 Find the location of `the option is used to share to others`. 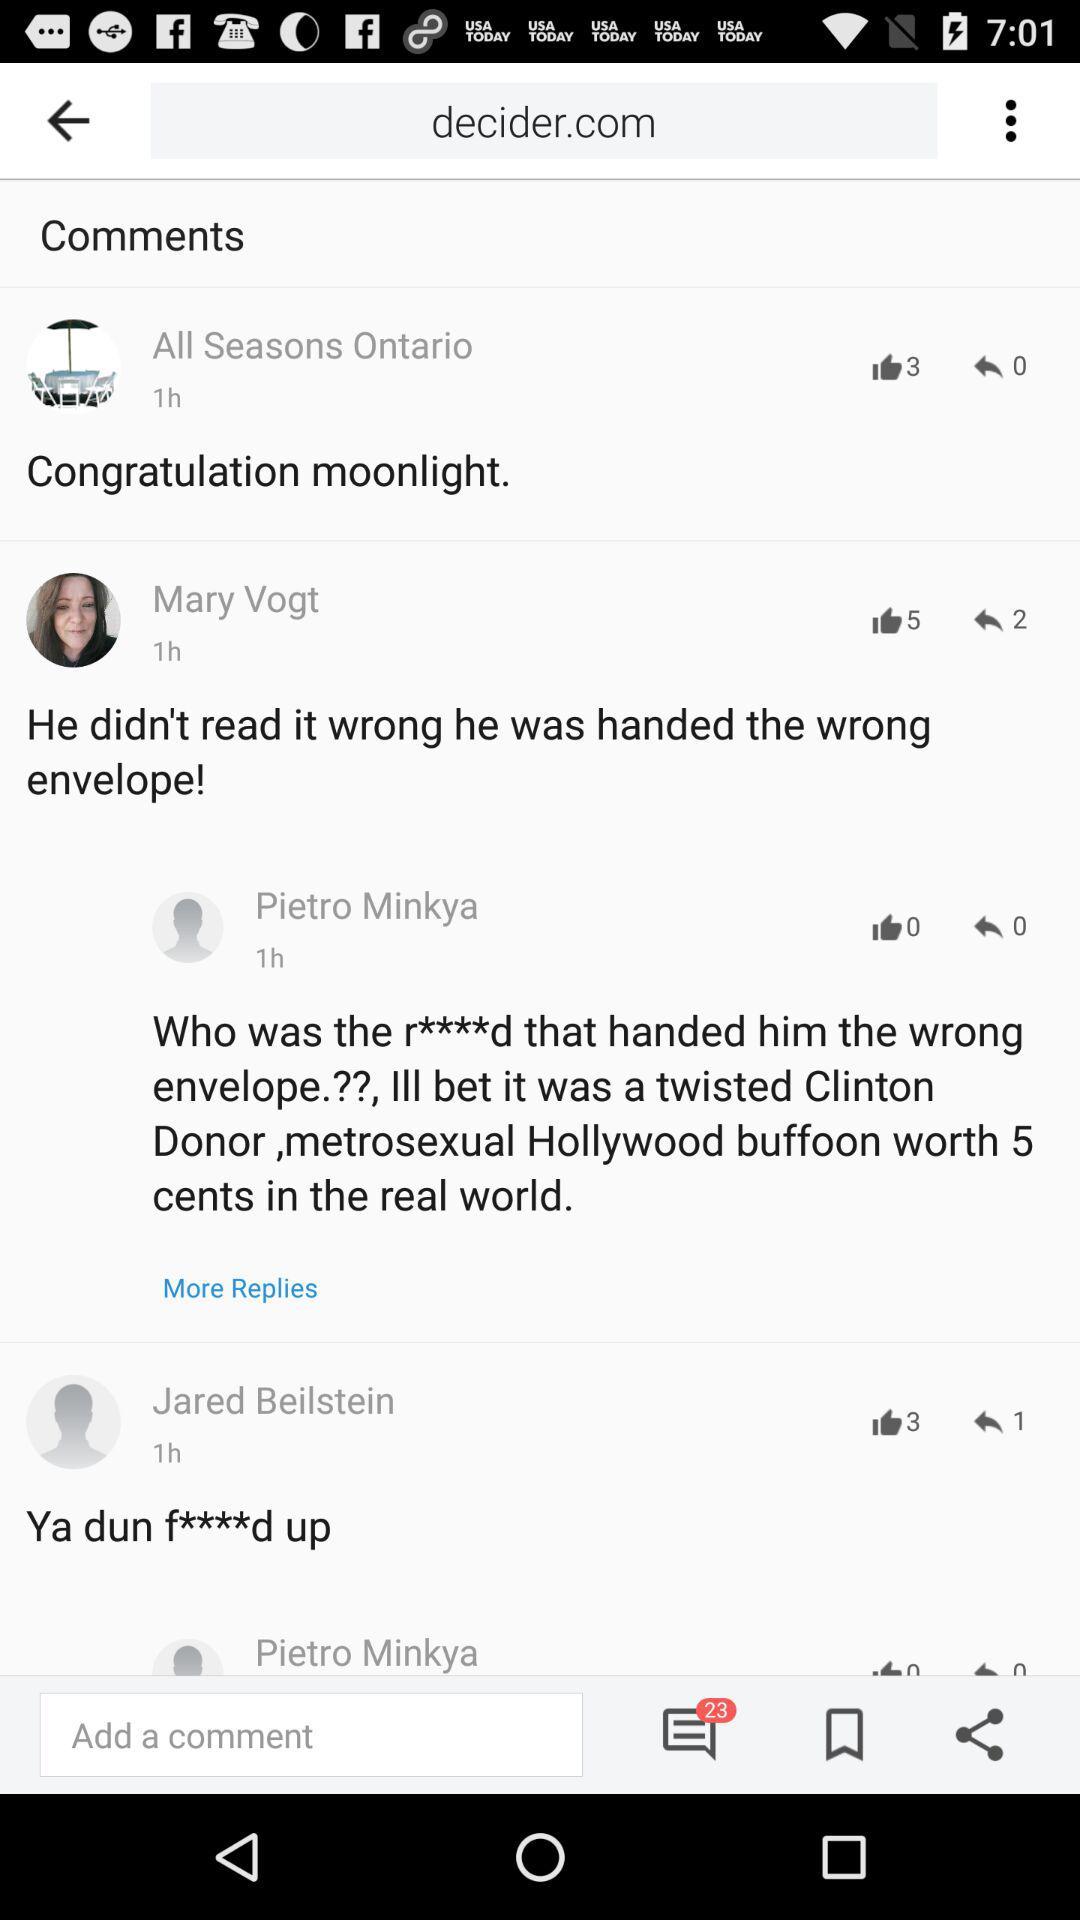

the option is used to share to others is located at coordinates (971, 1733).